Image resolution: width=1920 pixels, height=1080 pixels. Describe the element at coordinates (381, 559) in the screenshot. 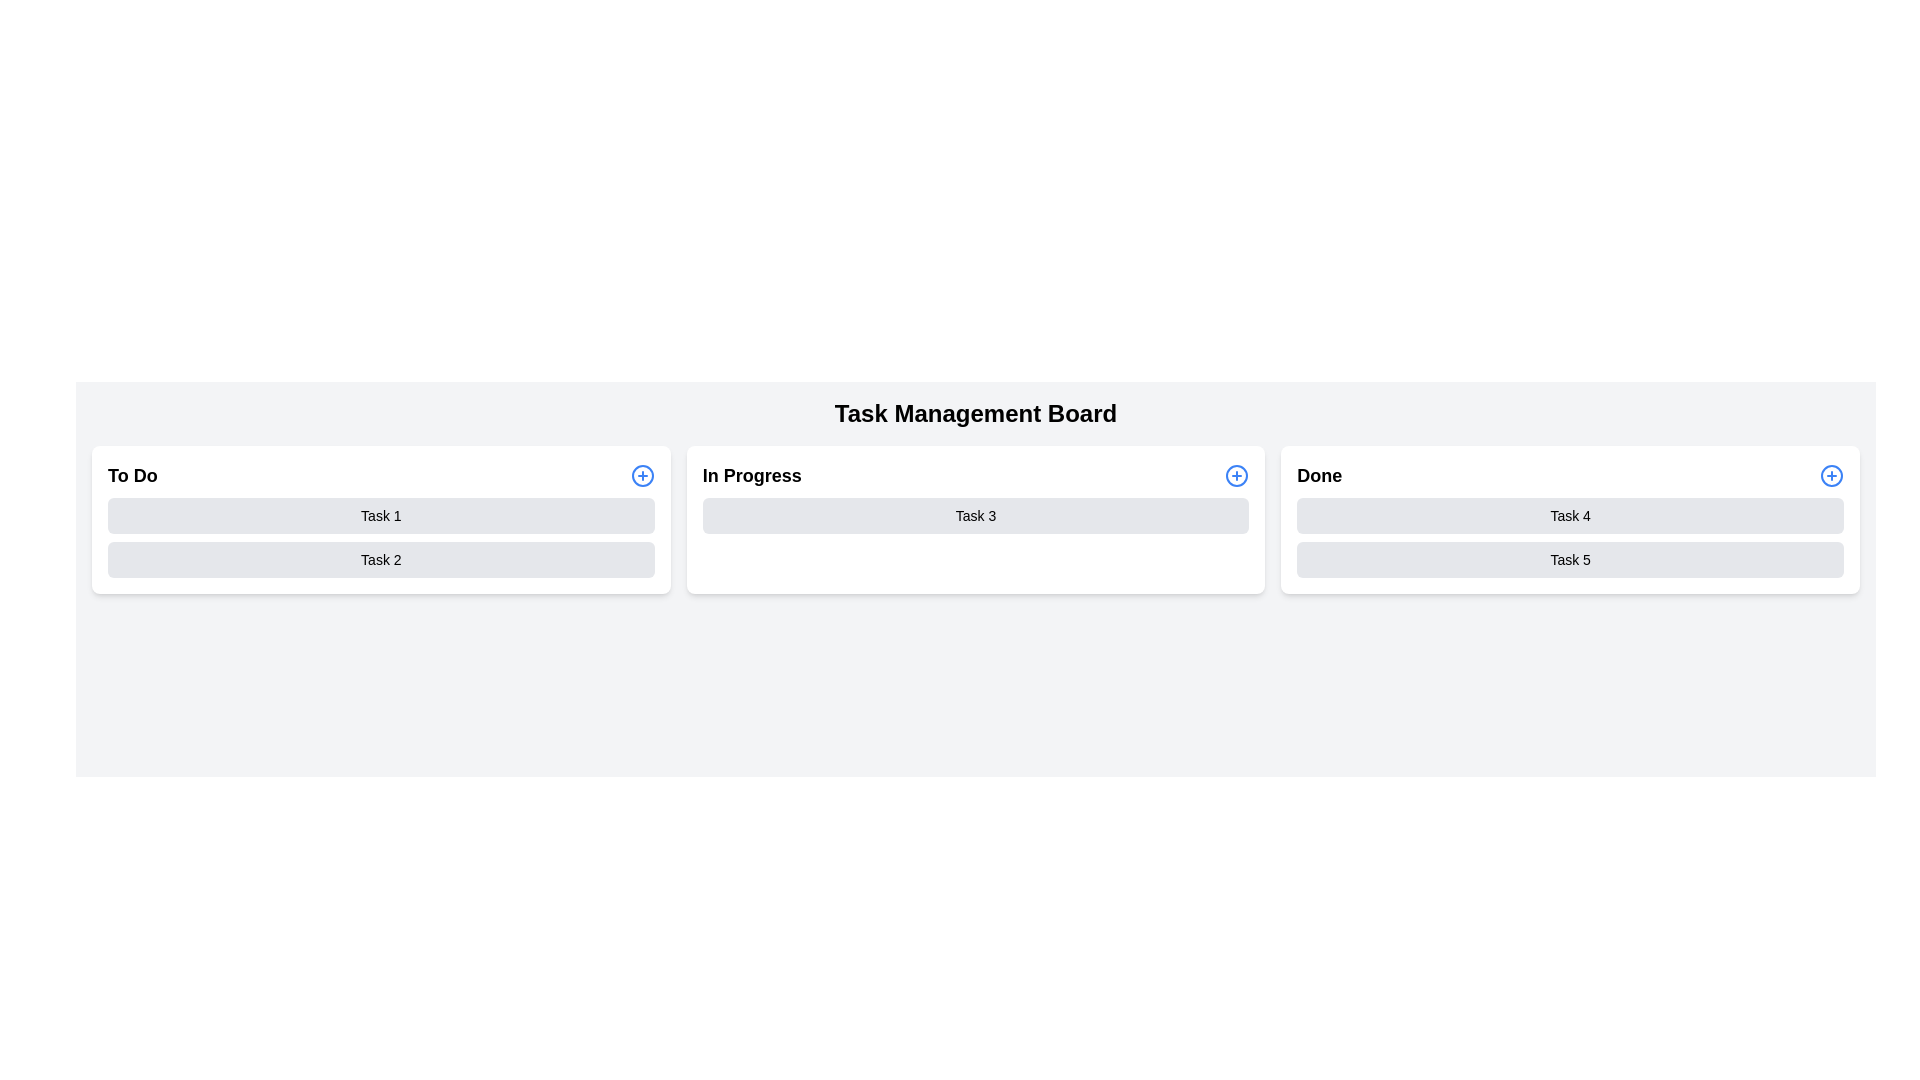

I see `the list item labeled 'Task 2' in the 'To Do' column` at that location.